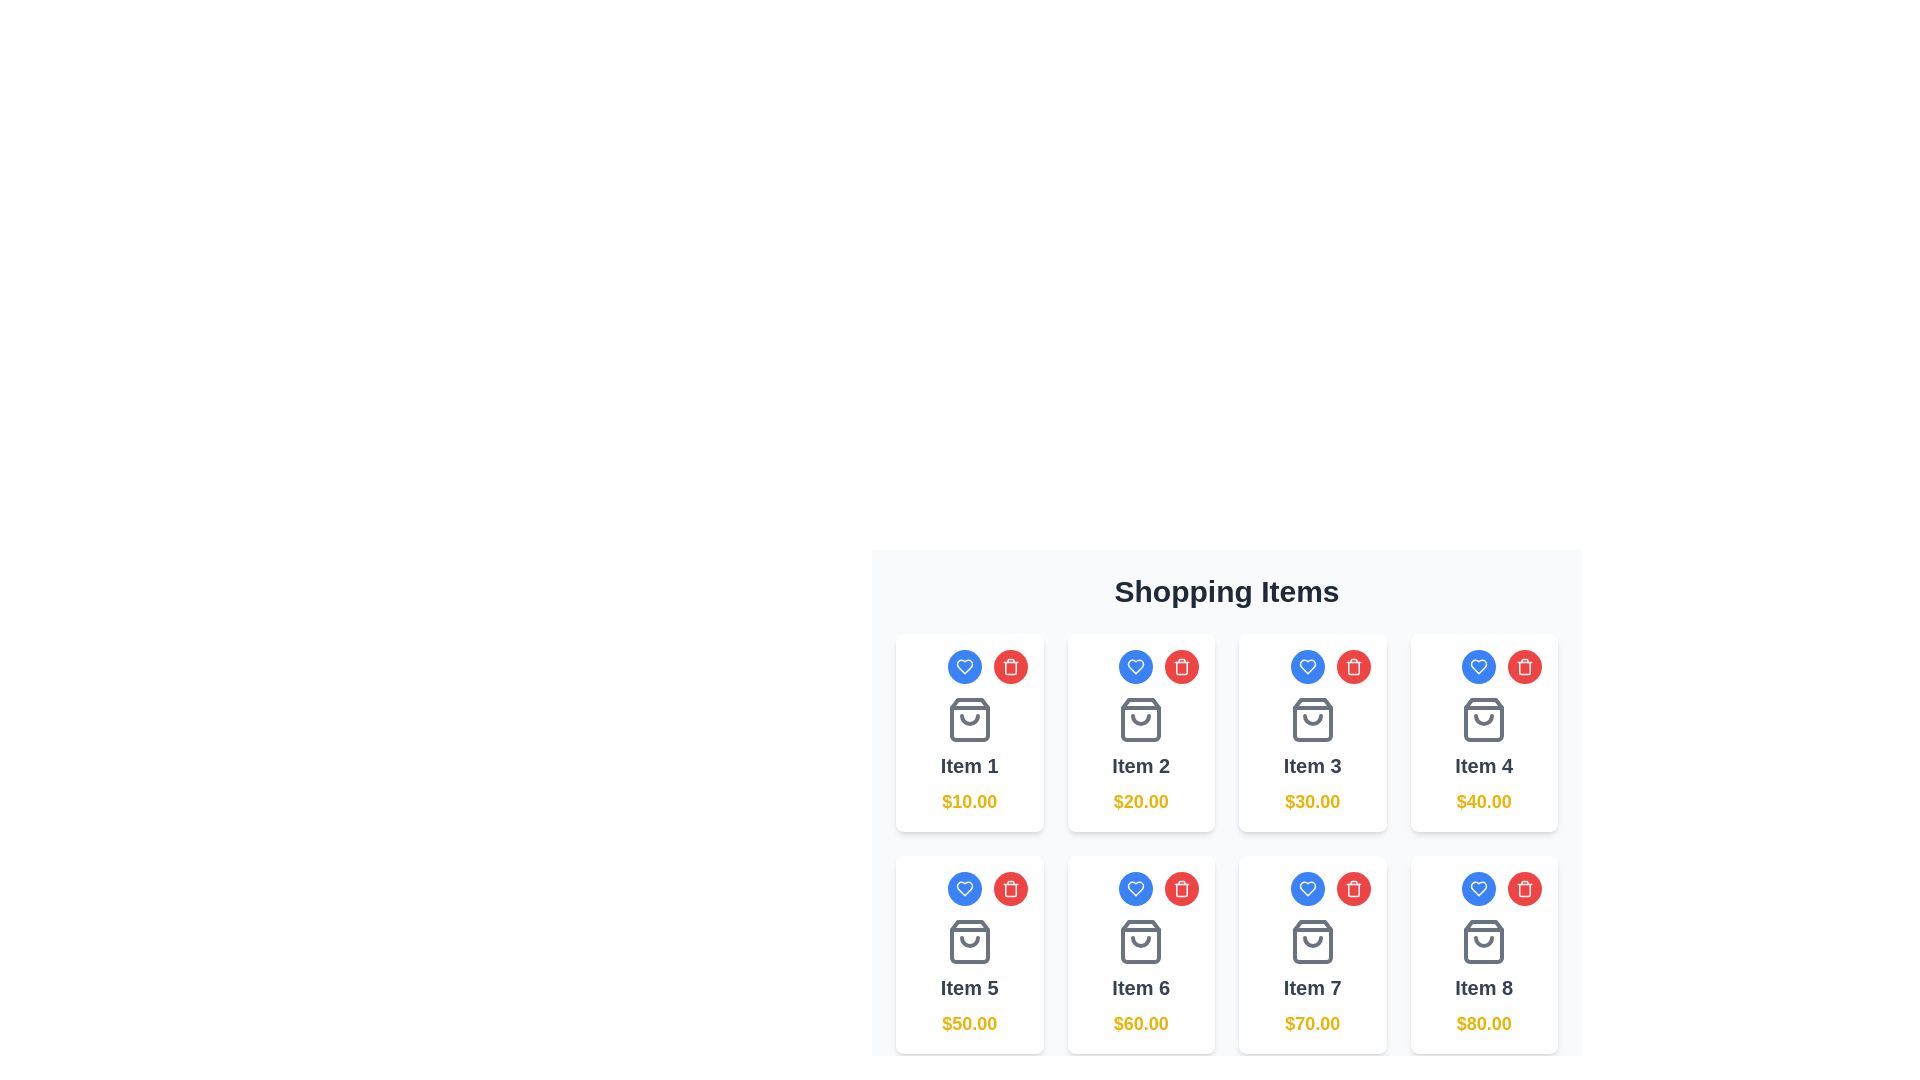 The image size is (1920, 1080). Describe the element at coordinates (969, 941) in the screenshot. I see `the decorative arc-like shape that serves as the handle of the shopping bag icon, which is located at the center-bottom of the icon` at that location.